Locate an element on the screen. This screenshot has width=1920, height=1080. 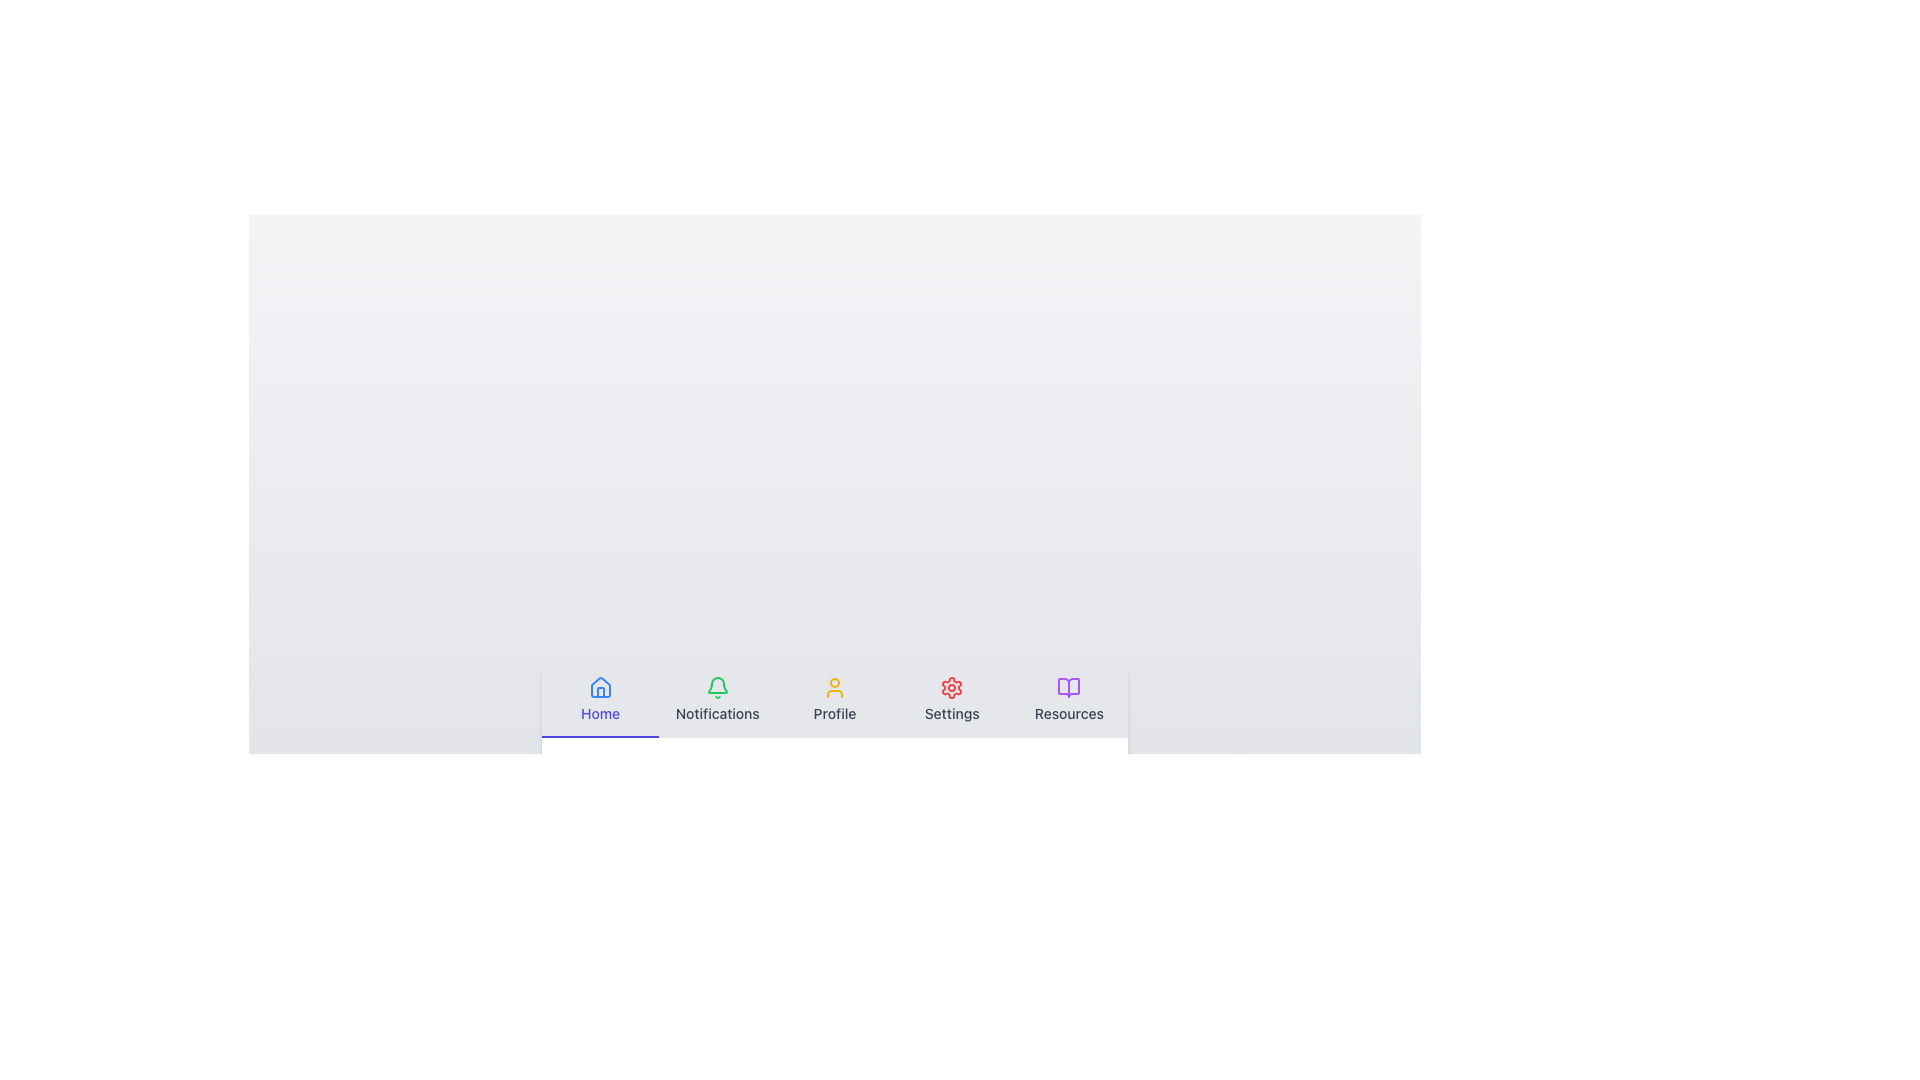
the Navigation button displaying a house icon and 'Home' label to trigger the tooltip is located at coordinates (599, 698).